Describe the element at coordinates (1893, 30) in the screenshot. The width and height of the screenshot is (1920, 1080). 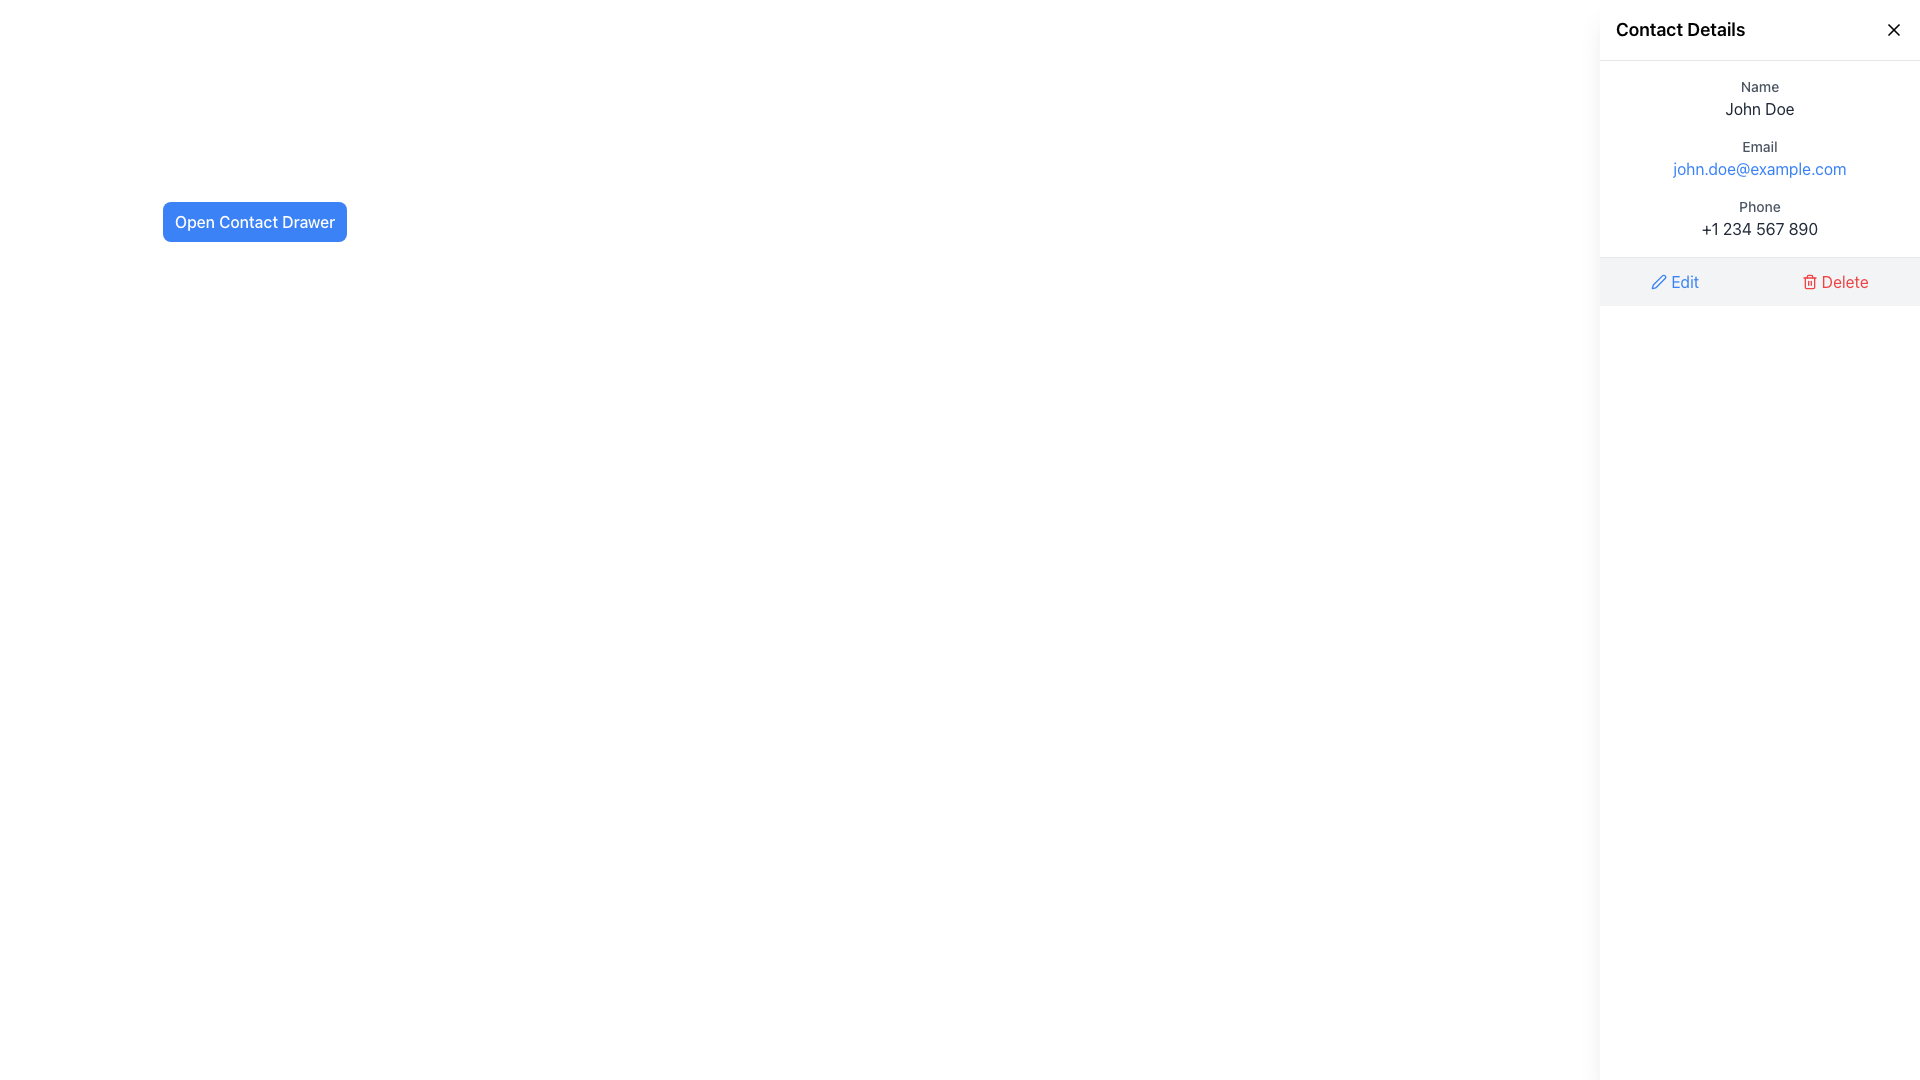
I see `the close button located at the top right corner of the 'Contact Details' panel` at that location.